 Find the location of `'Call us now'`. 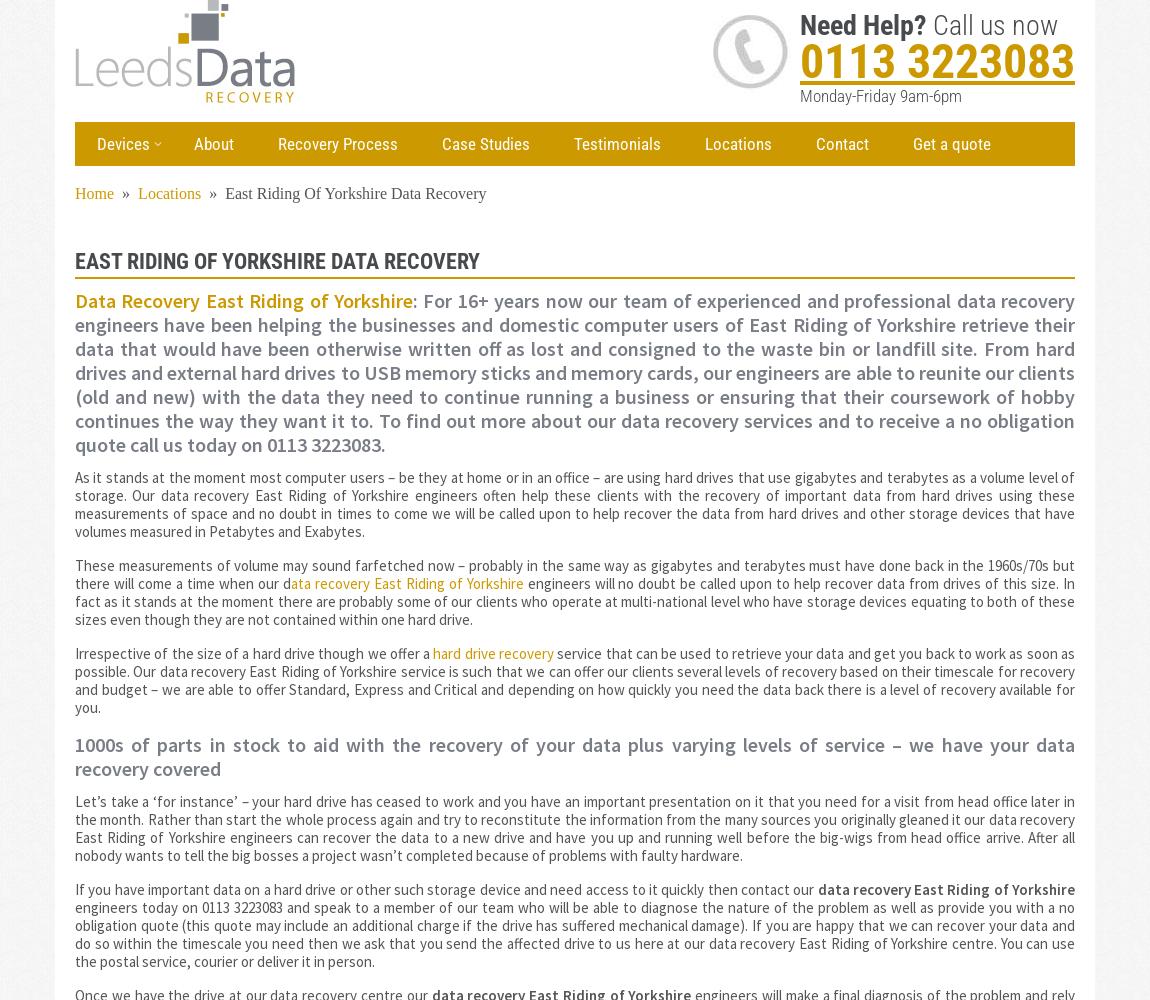

'Call us now' is located at coordinates (992, 25).